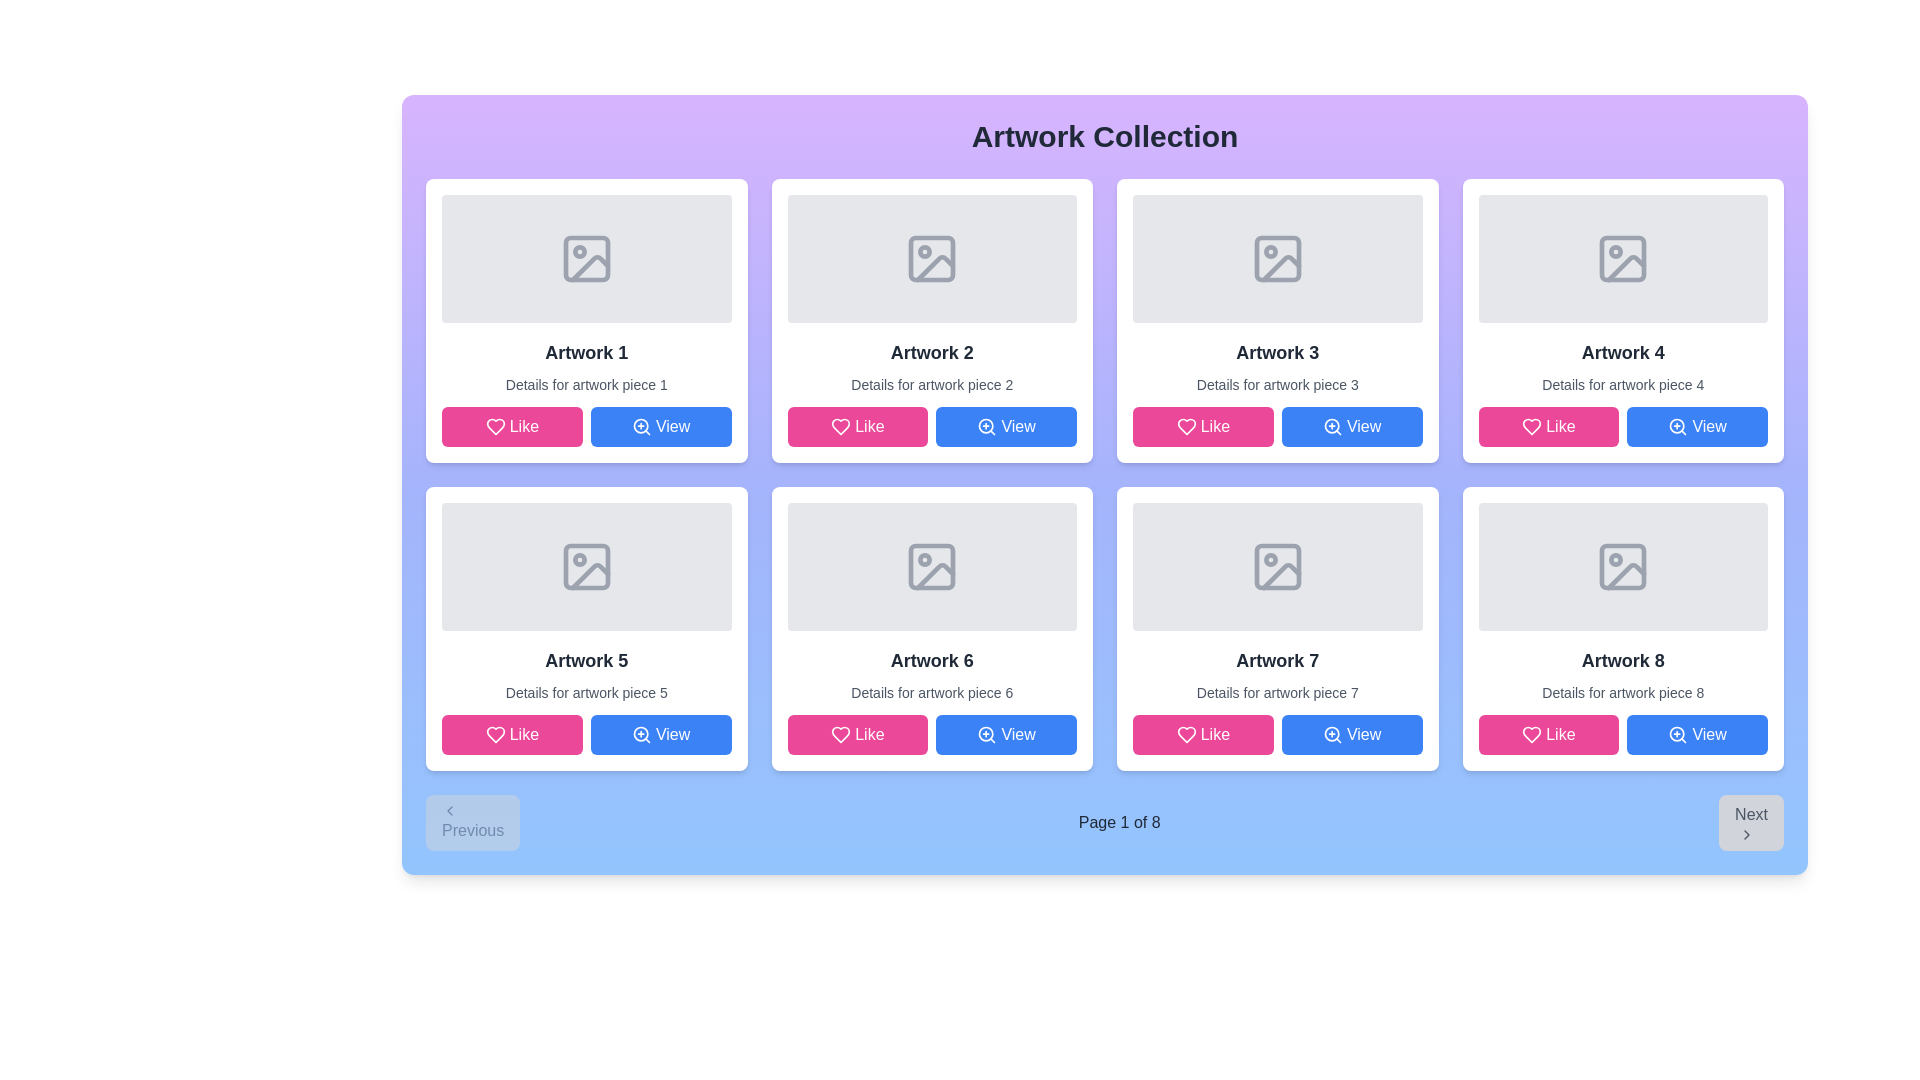  I want to click on the text label displaying 'Details for artwork piece 4', which is positioned below the title 'Artwork 4' and above the action buttons in the fourth card of a 4-column grid layout, so click(1623, 385).